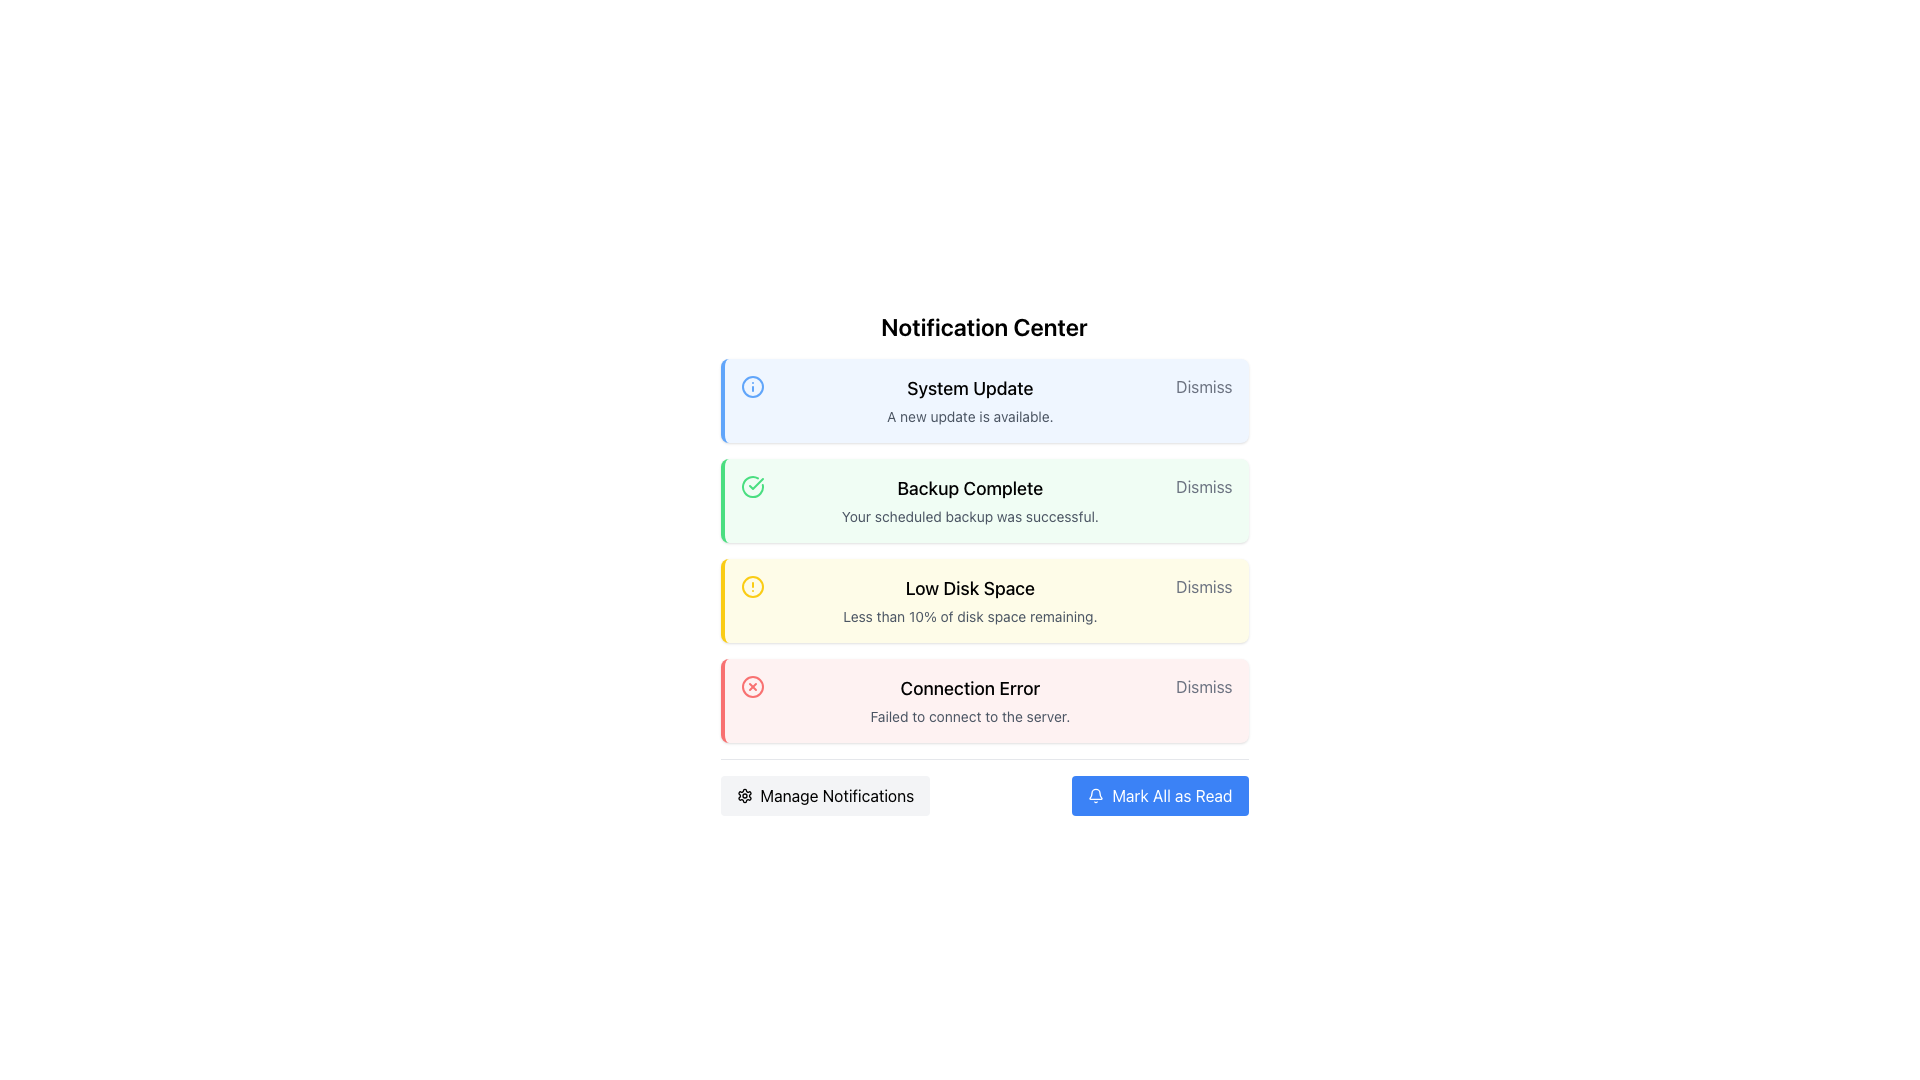  Describe the element at coordinates (751, 386) in the screenshot. I see `the circular icon with an 'i' symbol, styled with a blue border and light blue background, located at the top-left corner inside the first notification card labeled 'System Update'` at that location.